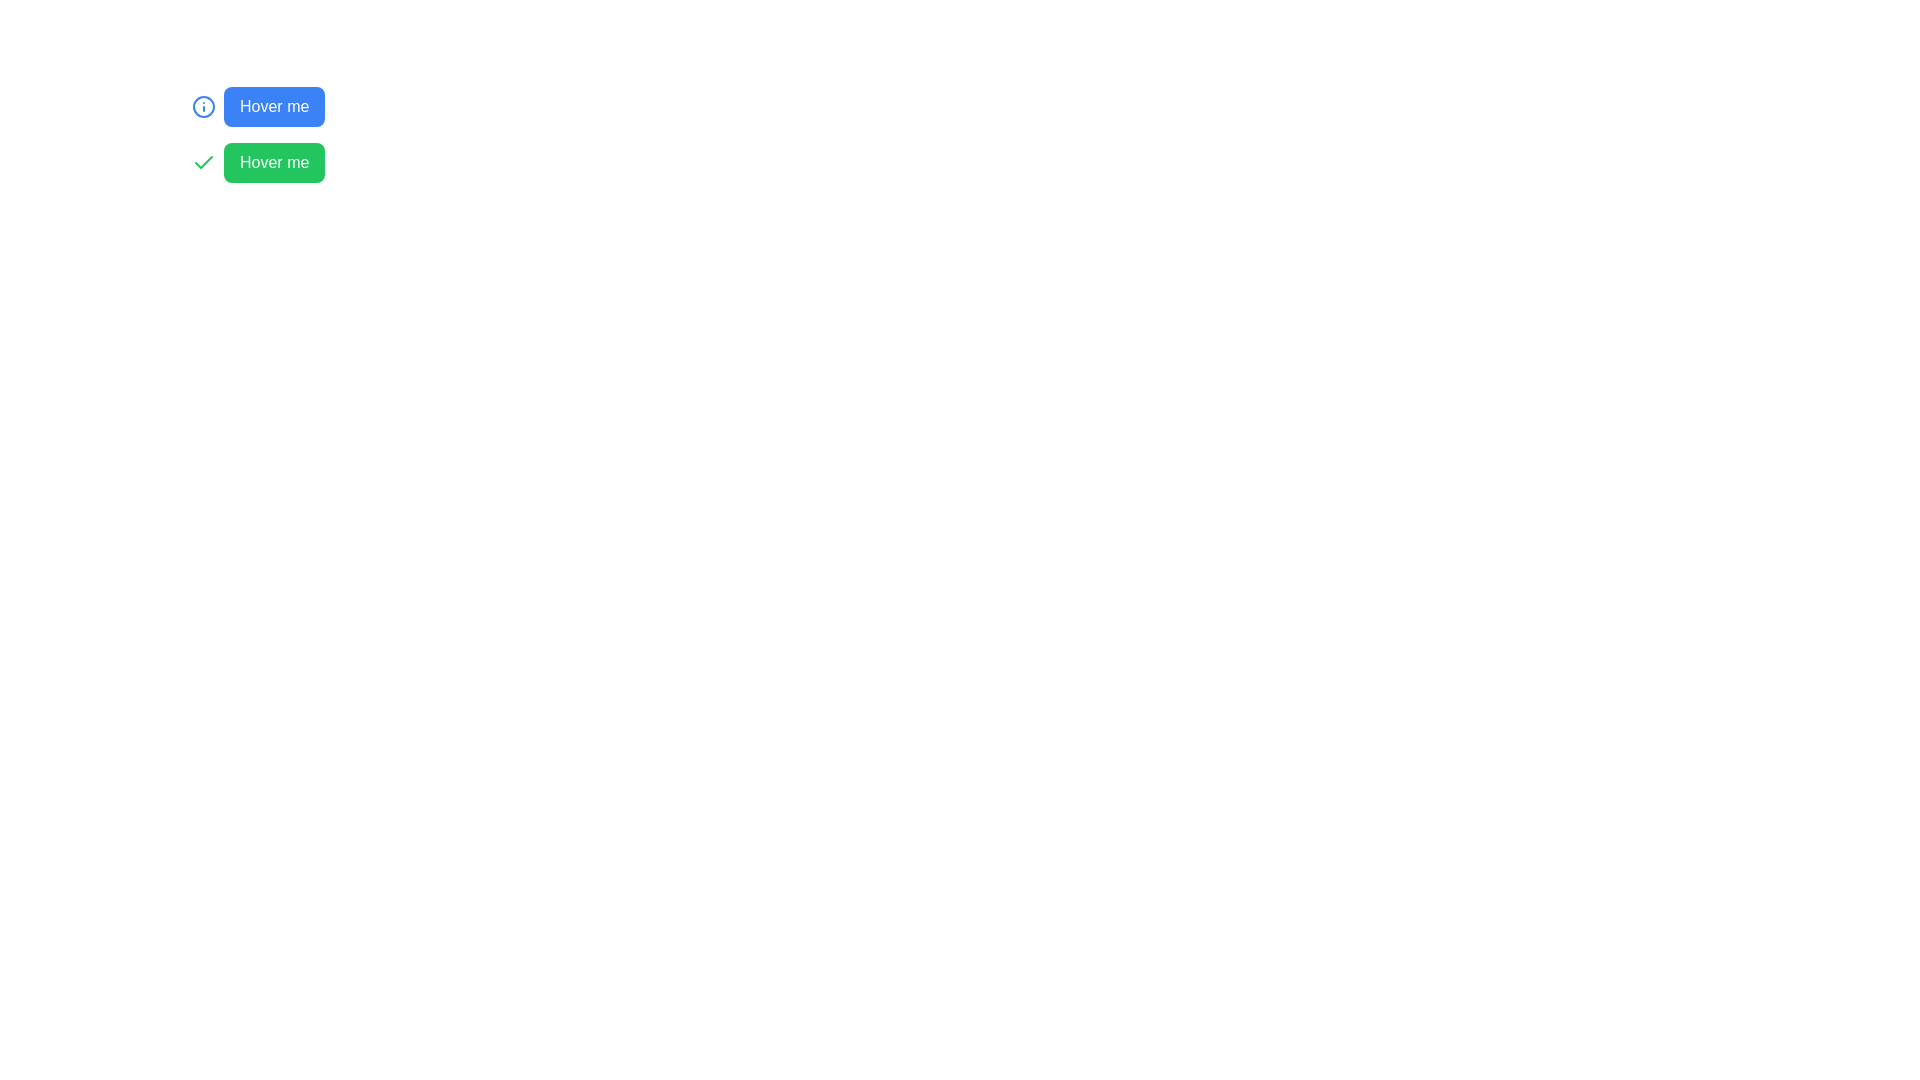  I want to click on the green checkmark icon, which is styled with a simple design and located to the left of the 'Hover me' text button, so click(203, 161).